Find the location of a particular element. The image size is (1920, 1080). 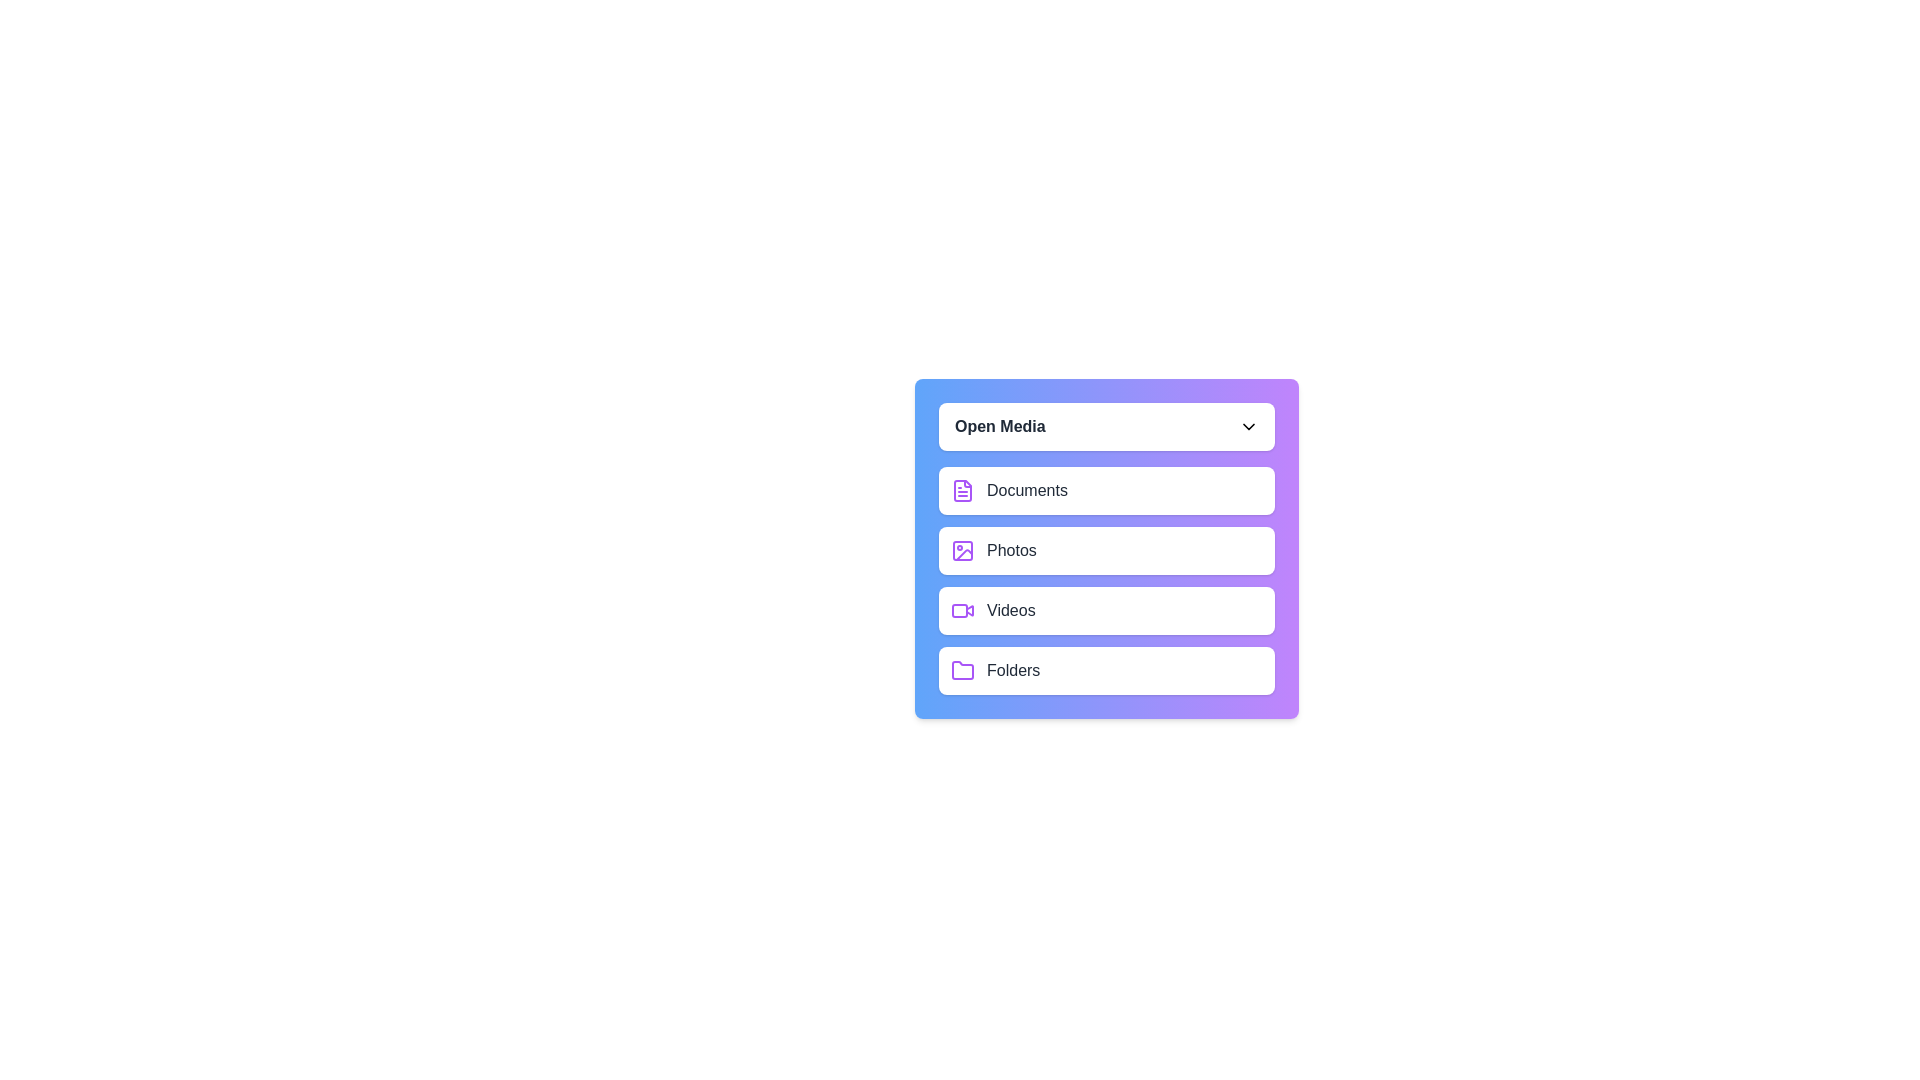

the photo menu icon located in the second row adjacent to the text 'Photos' is located at coordinates (963, 551).